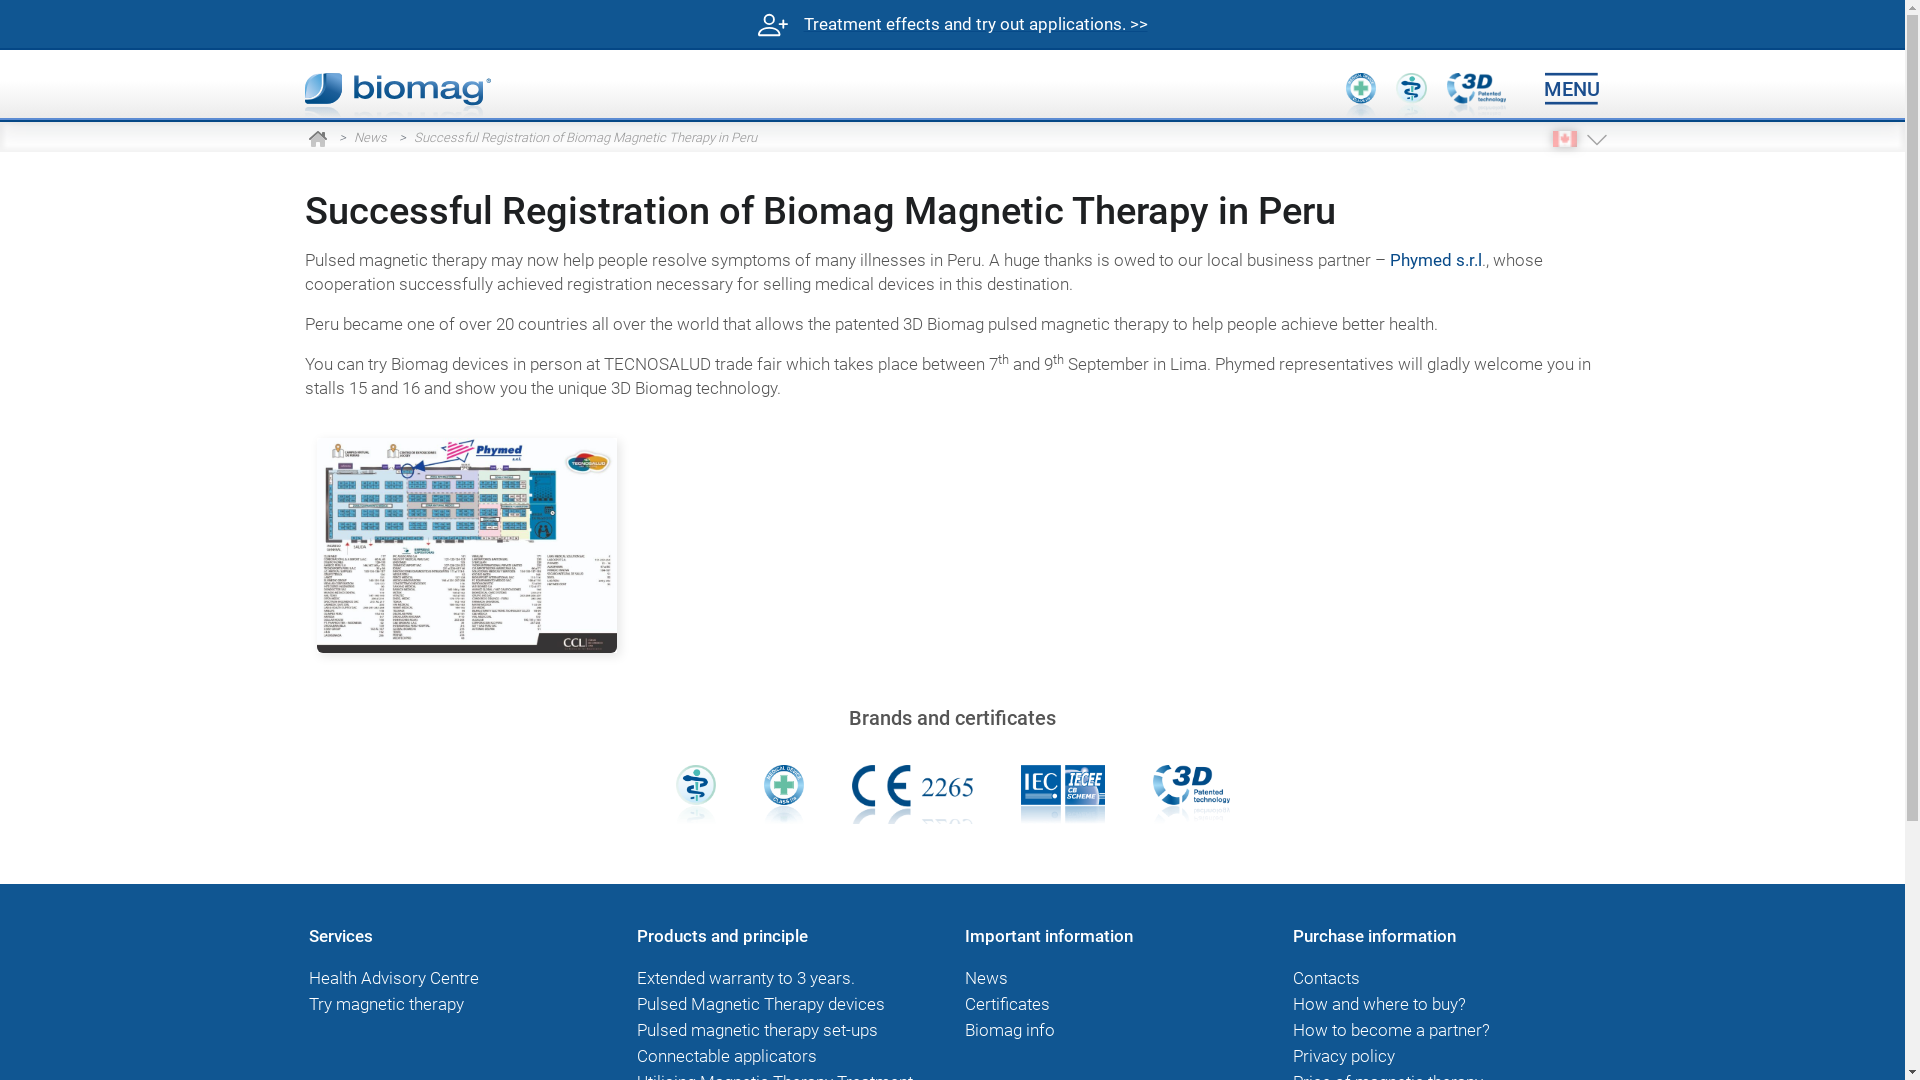 The image size is (1920, 1080). I want to click on 'Try magnetic therapy', so click(385, 1003).